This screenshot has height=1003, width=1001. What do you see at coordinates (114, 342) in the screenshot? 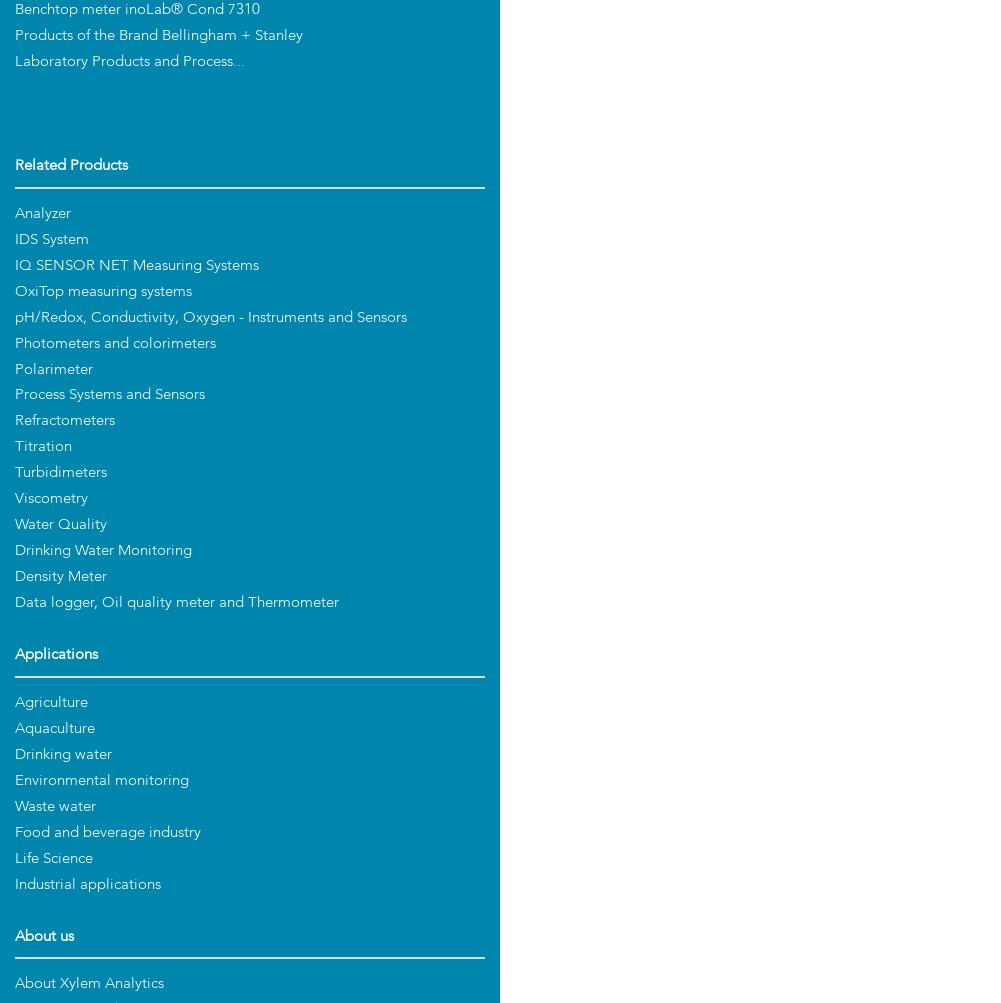
I see `'Photometers and colorimeters'` at bounding box center [114, 342].